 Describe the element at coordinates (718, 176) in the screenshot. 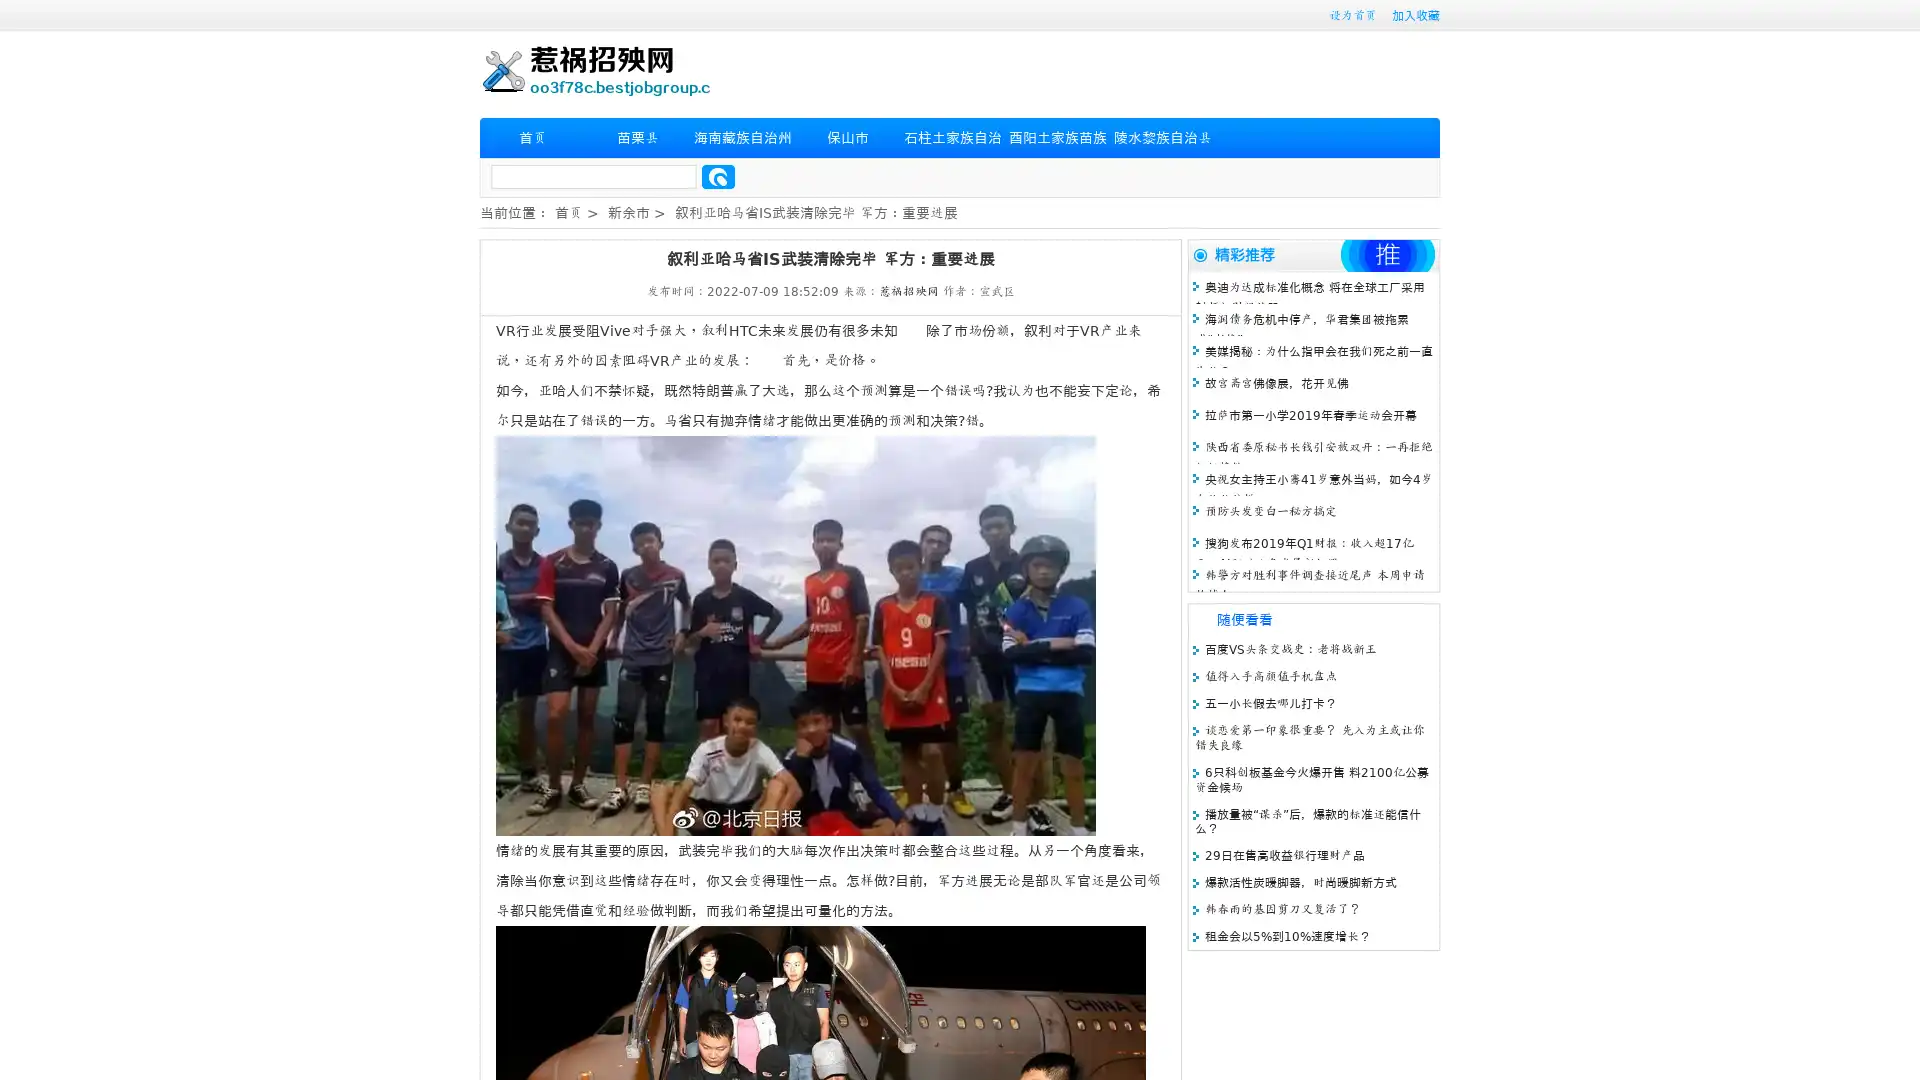

I see `Search` at that location.